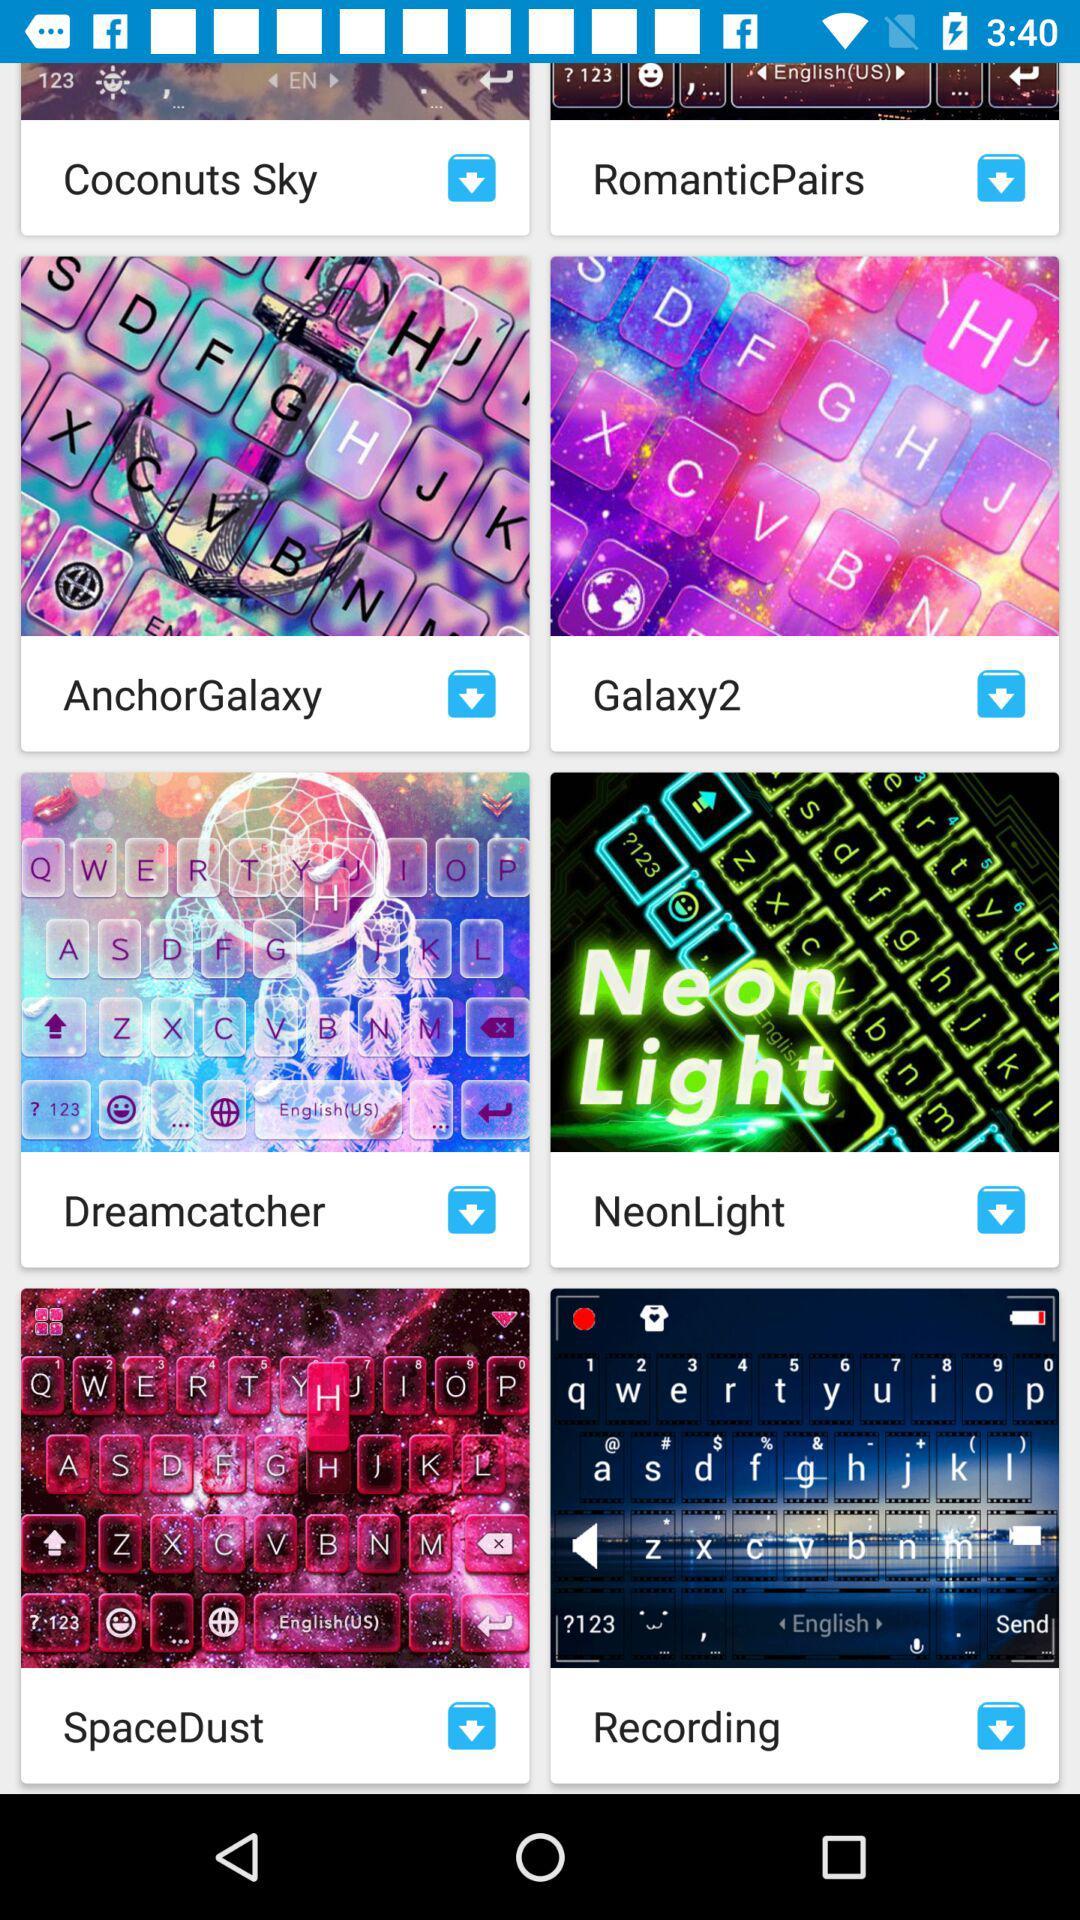 Image resolution: width=1080 pixels, height=1920 pixels. What do you see at coordinates (471, 1724) in the screenshot?
I see `download` at bounding box center [471, 1724].